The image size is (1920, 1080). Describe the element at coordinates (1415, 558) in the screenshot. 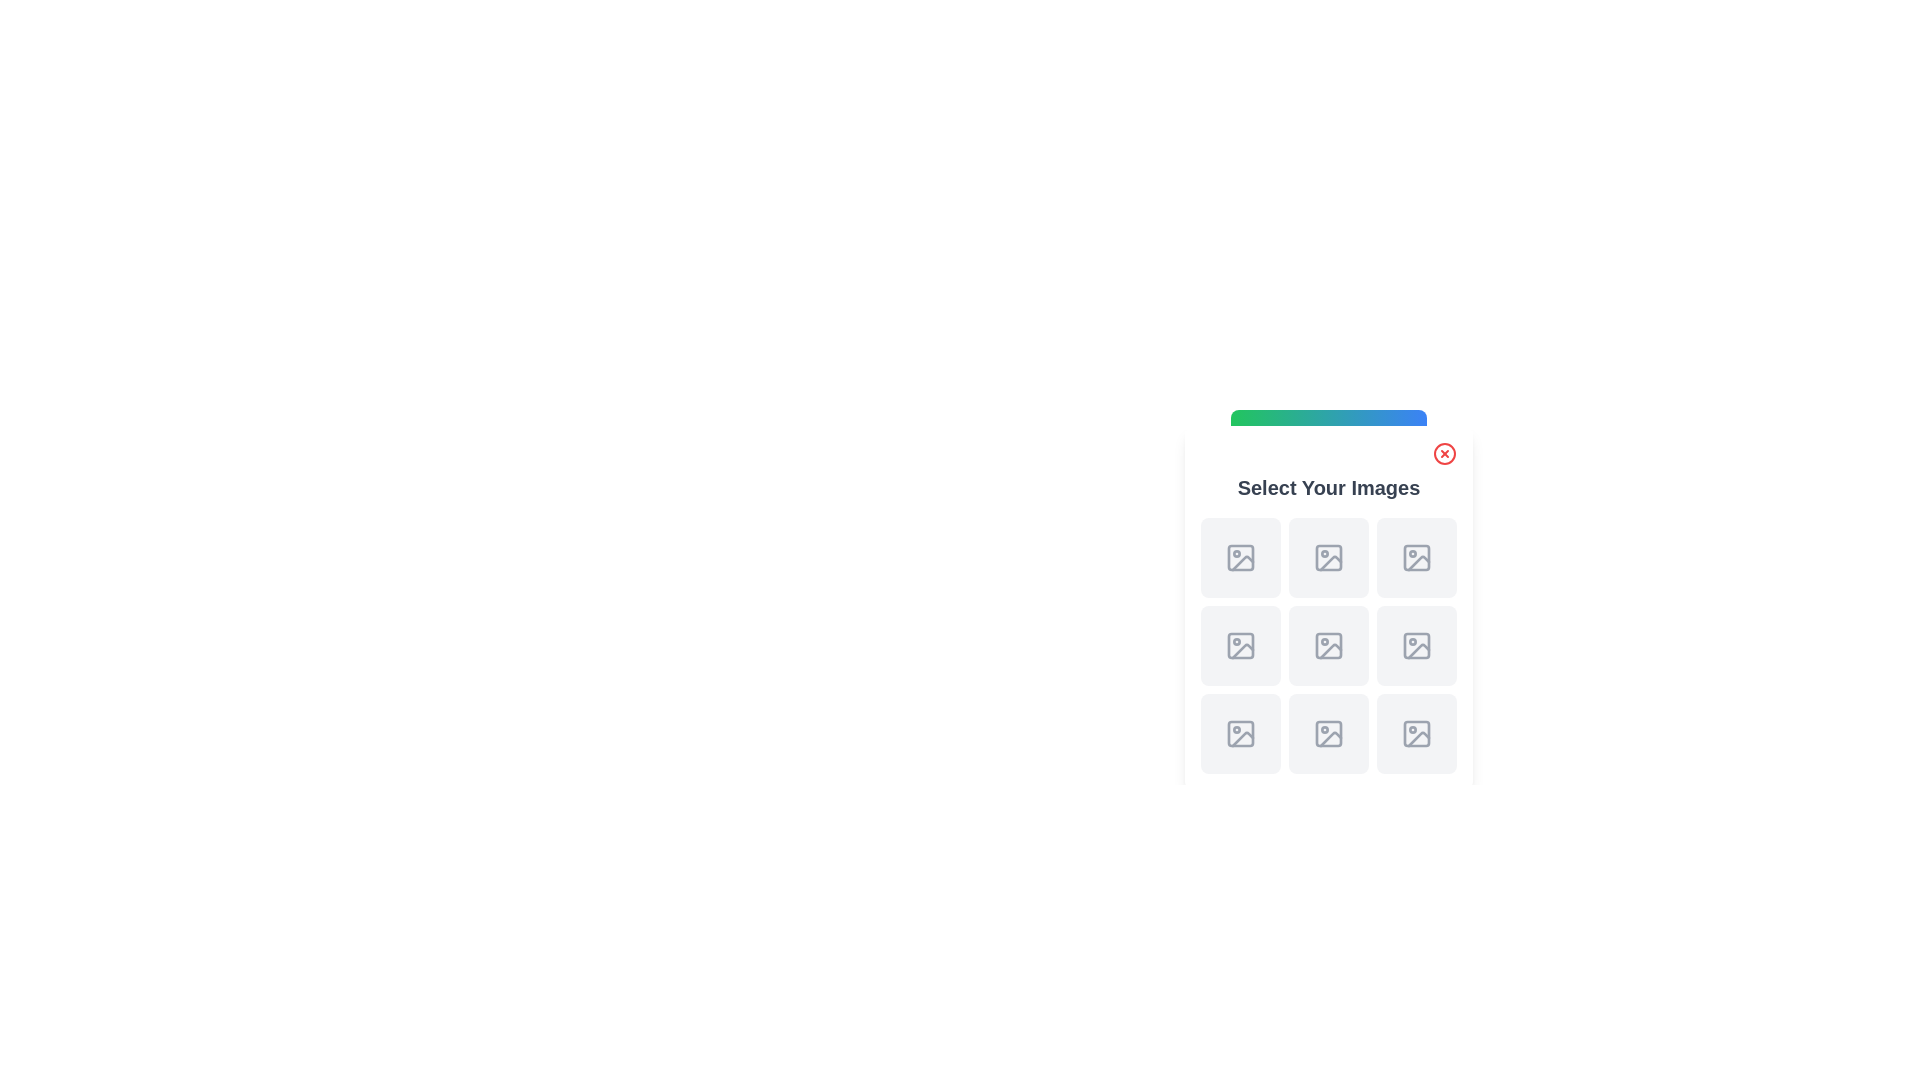

I see `the image placeholder icon located in the second row, third column of a 3x3 grid, which is the only graphical content in that position` at that location.